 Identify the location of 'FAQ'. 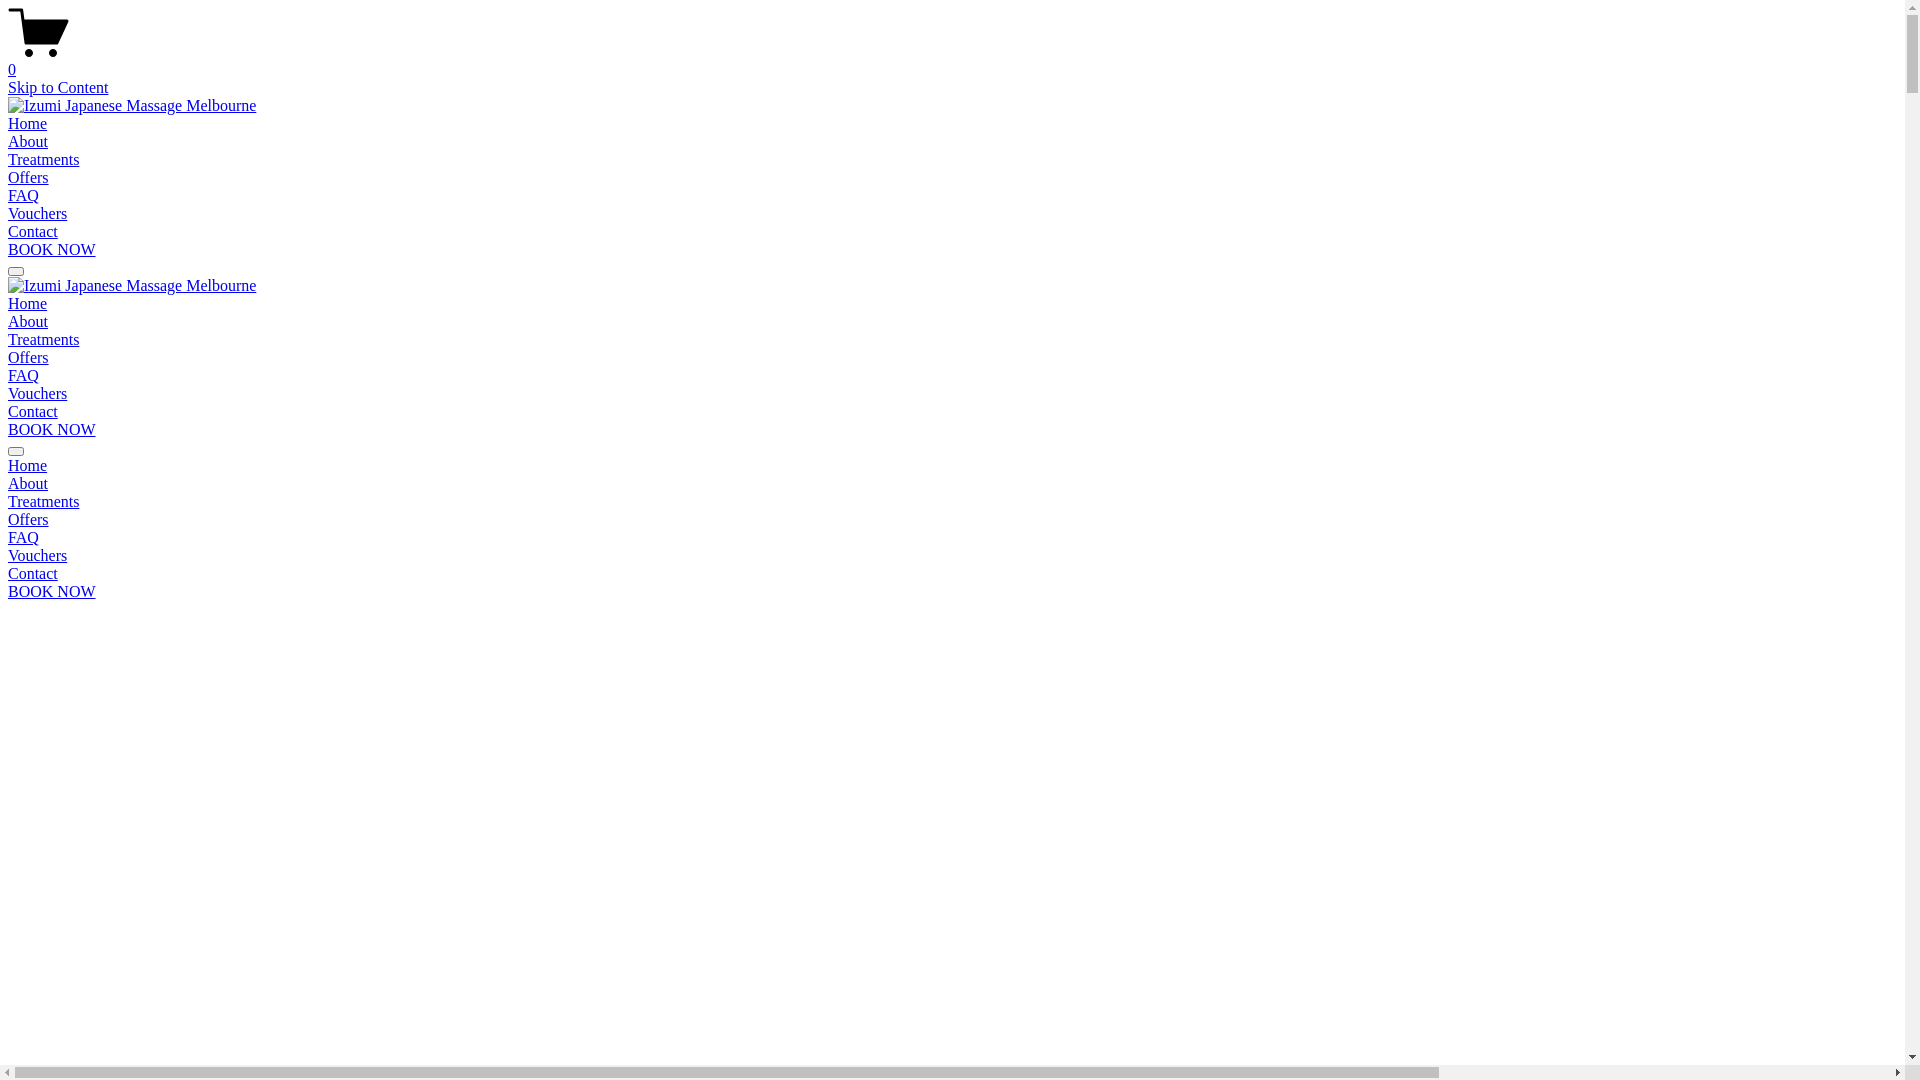
(23, 195).